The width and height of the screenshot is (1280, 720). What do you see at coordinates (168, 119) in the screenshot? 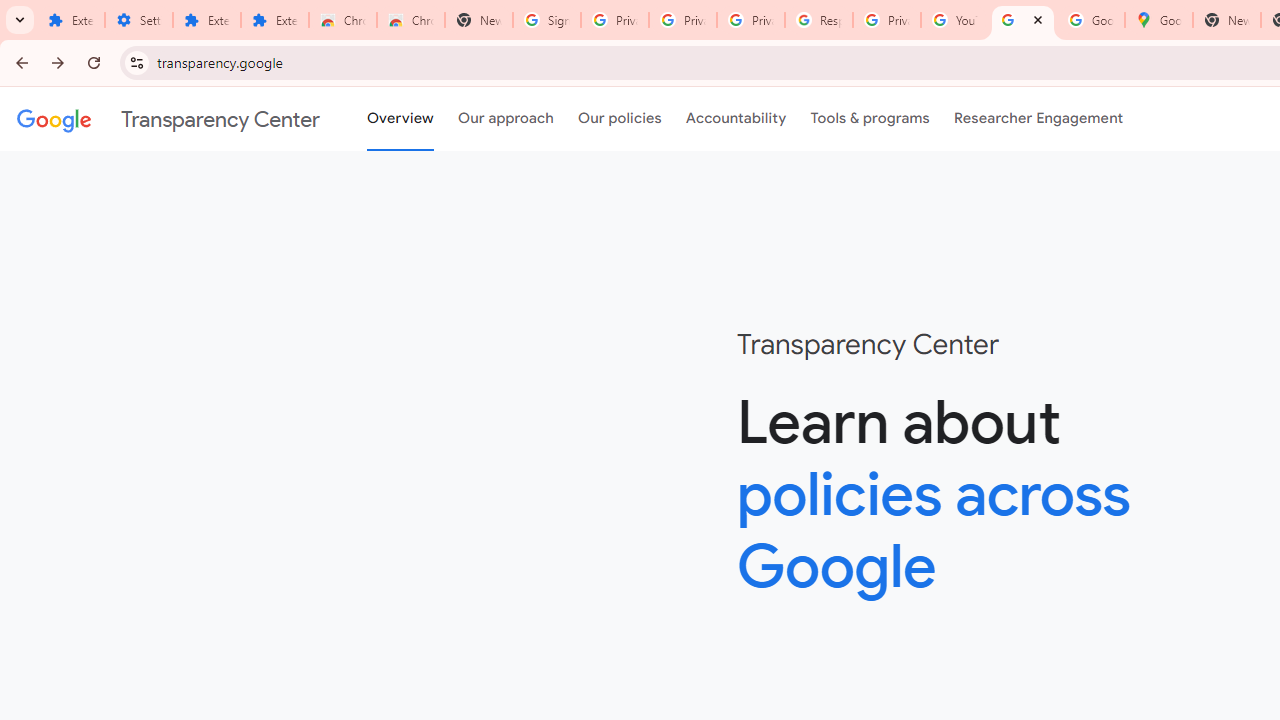
I see `'Transparency Center'` at bounding box center [168, 119].